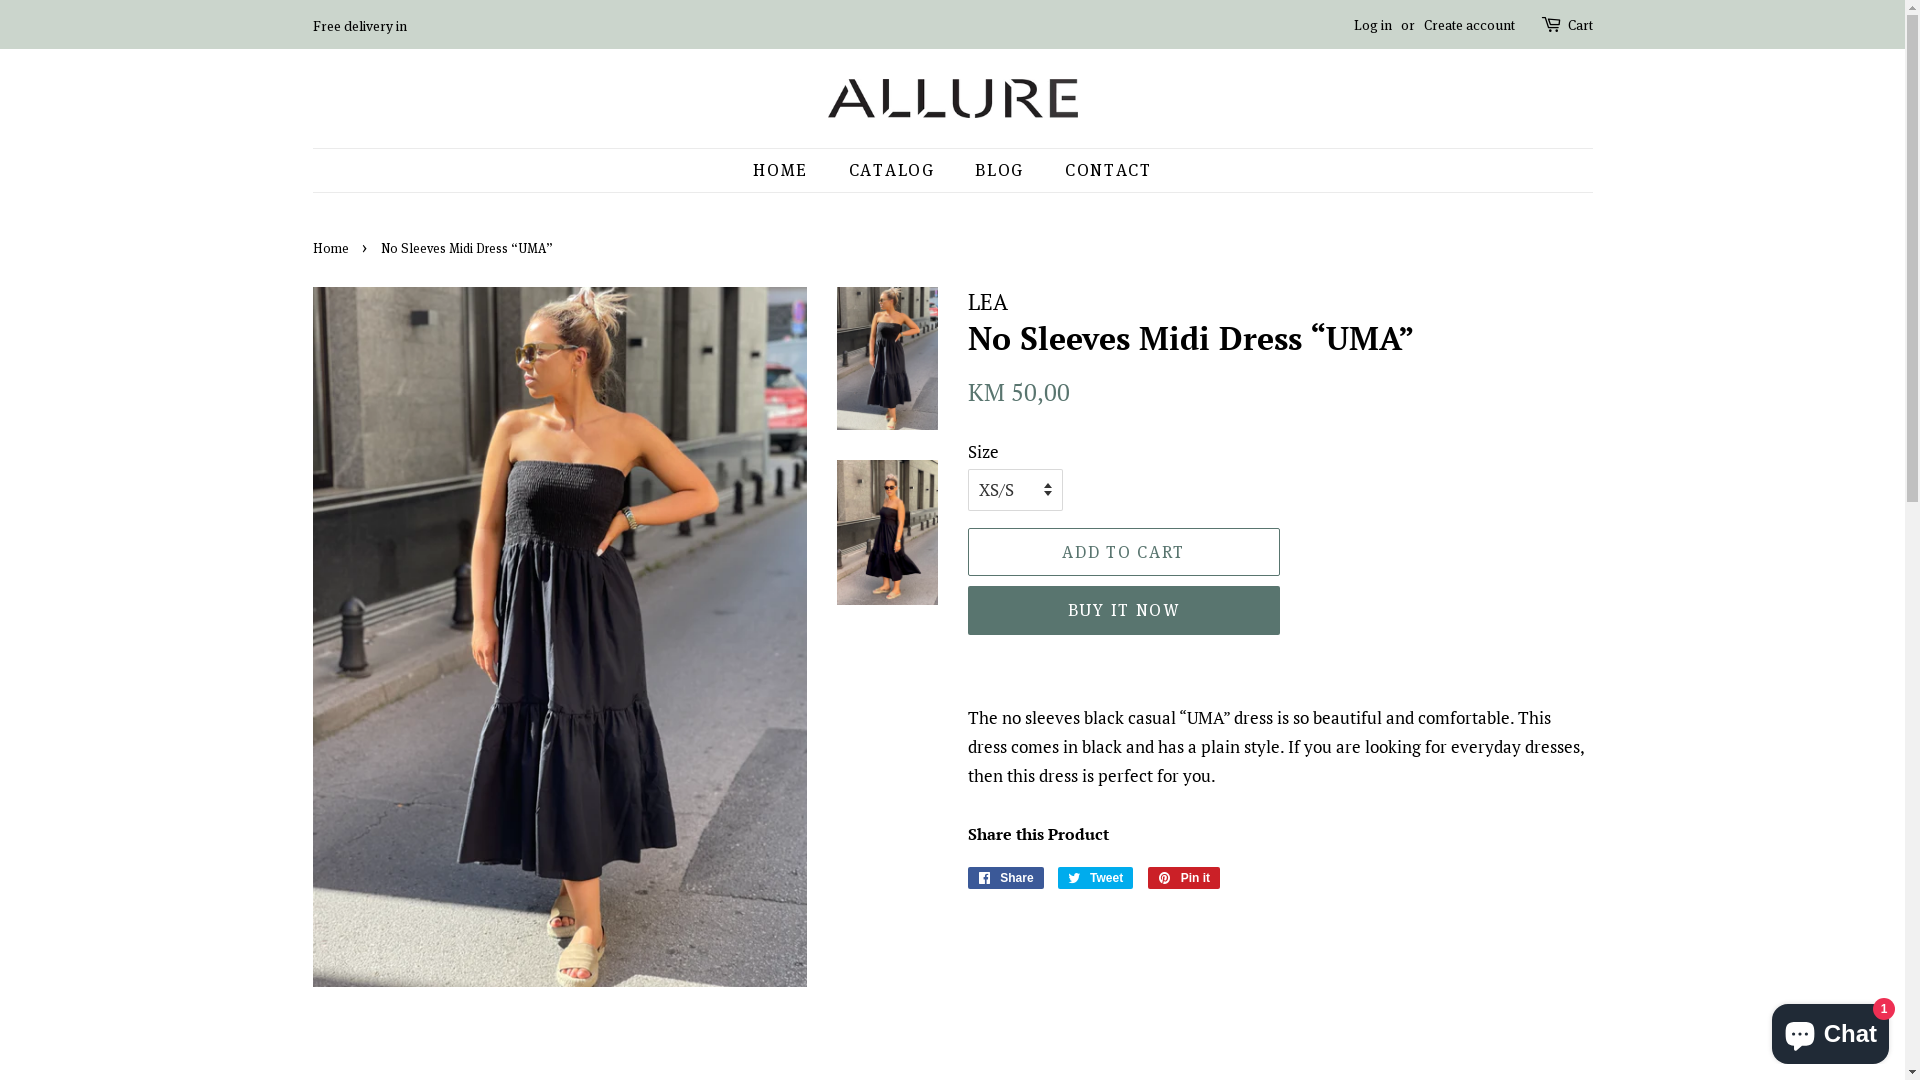  What do you see at coordinates (1094, 877) in the screenshot?
I see `'Tweet` at bounding box center [1094, 877].